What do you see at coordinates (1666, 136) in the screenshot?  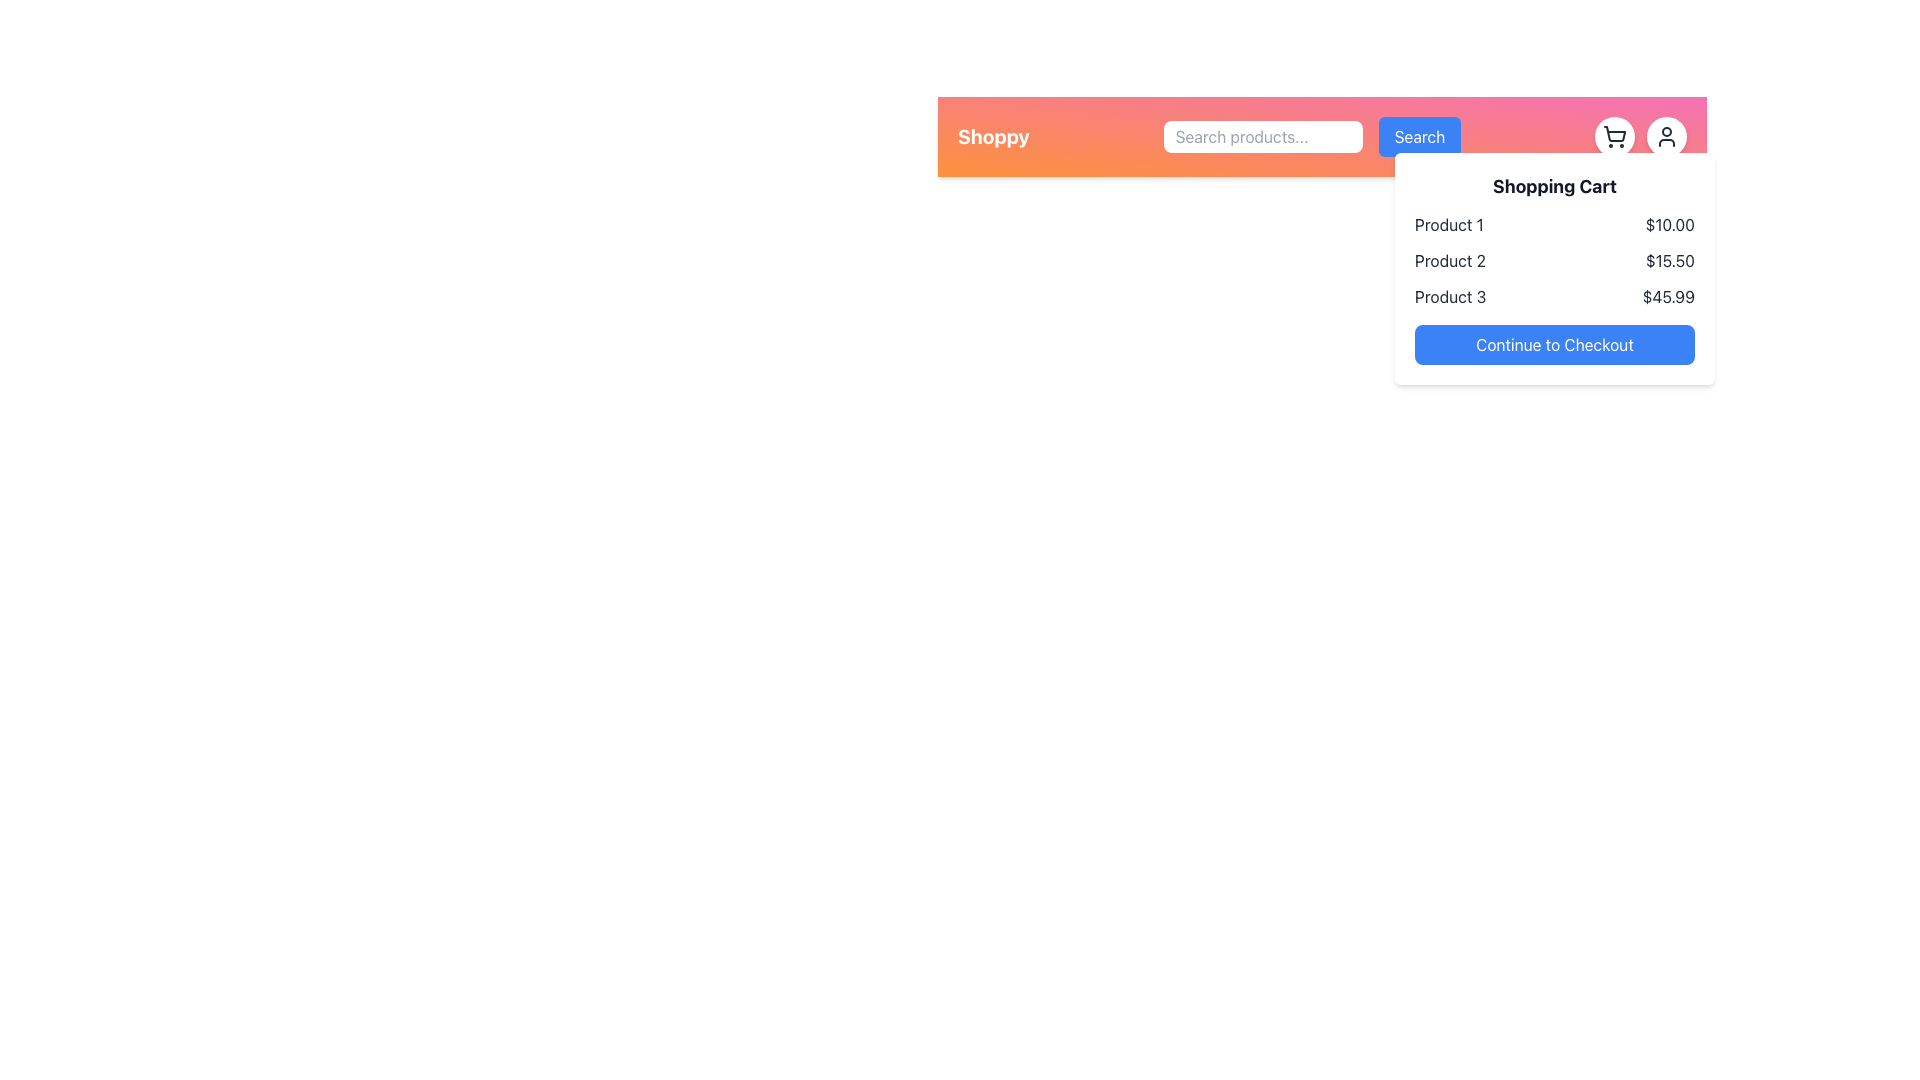 I see `the user-related action button located at the top-right corner of the application, which is the third circular button in the navigation area` at bounding box center [1666, 136].